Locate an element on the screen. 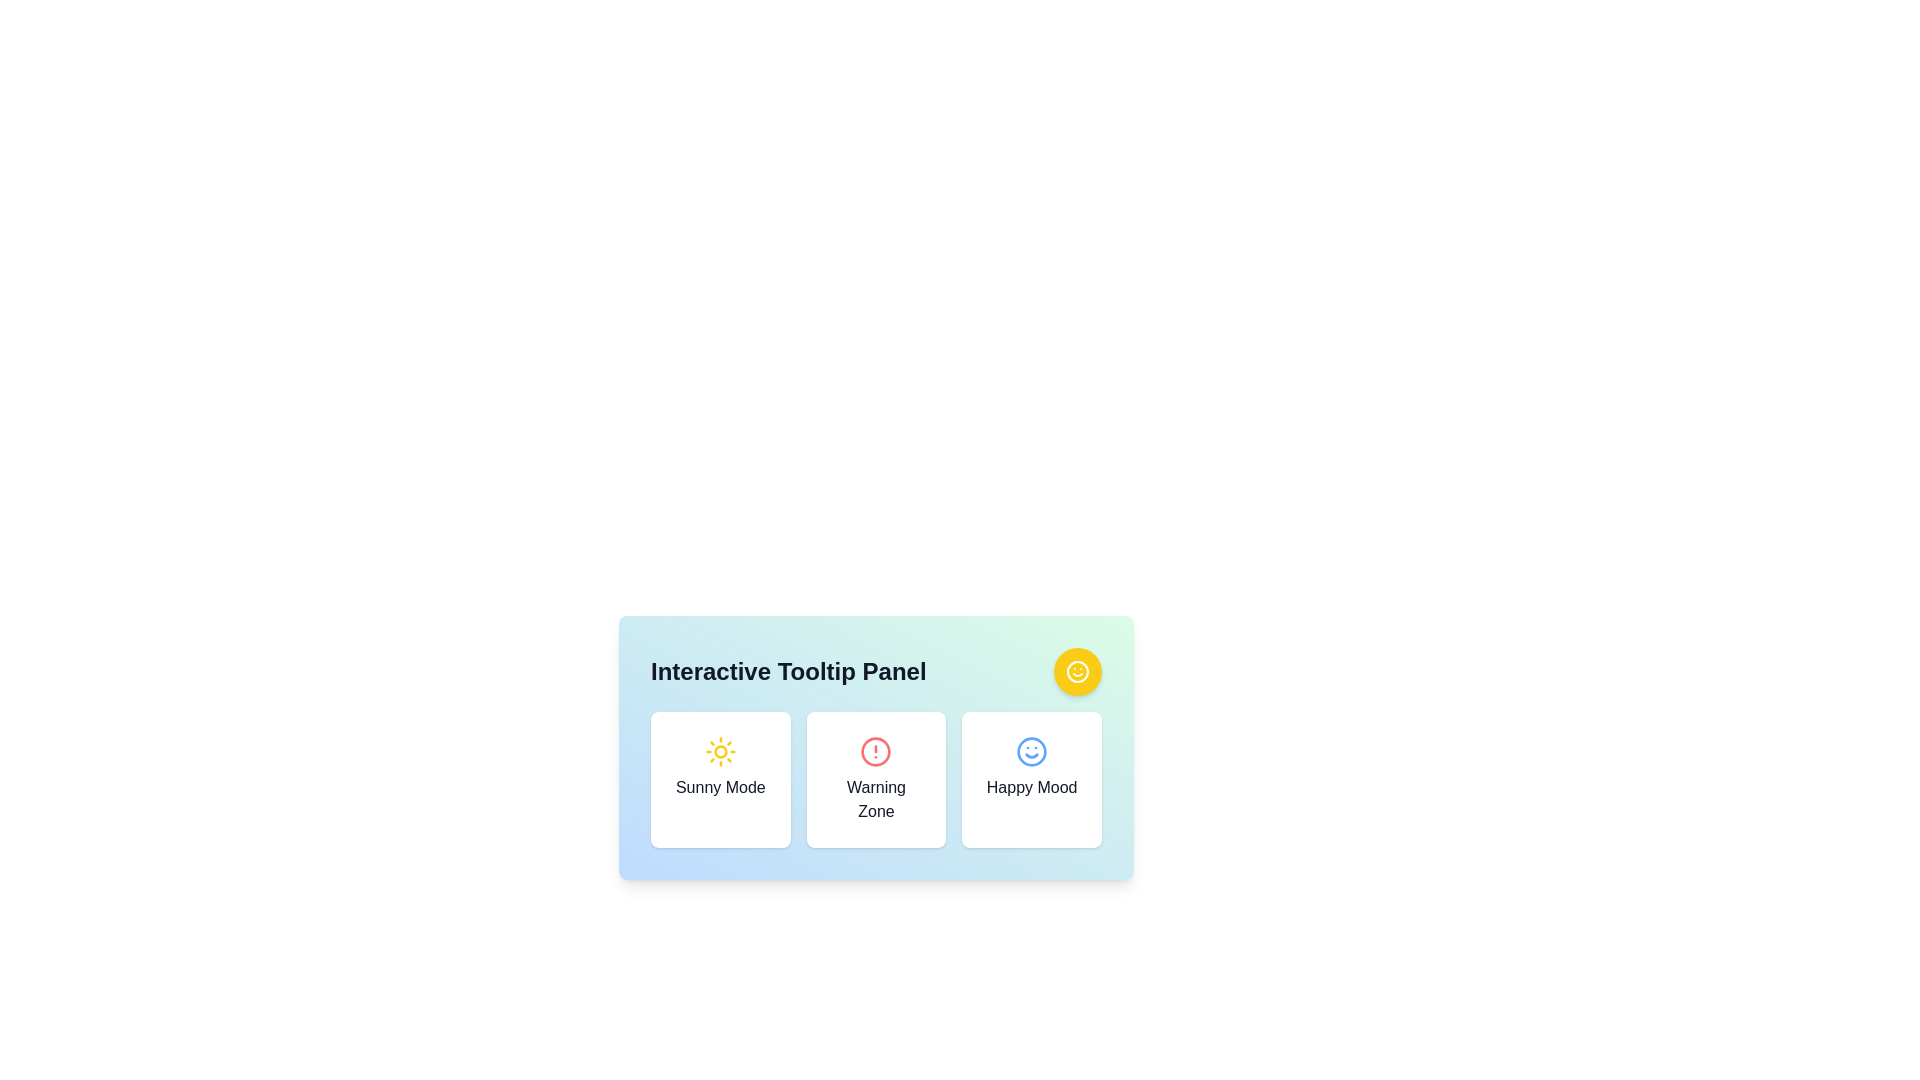  the visual design of the 'Happy Mood' icon, which features a smiley face and is positioned centrally above the text 'Happy Mood' is located at coordinates (1032, 752).